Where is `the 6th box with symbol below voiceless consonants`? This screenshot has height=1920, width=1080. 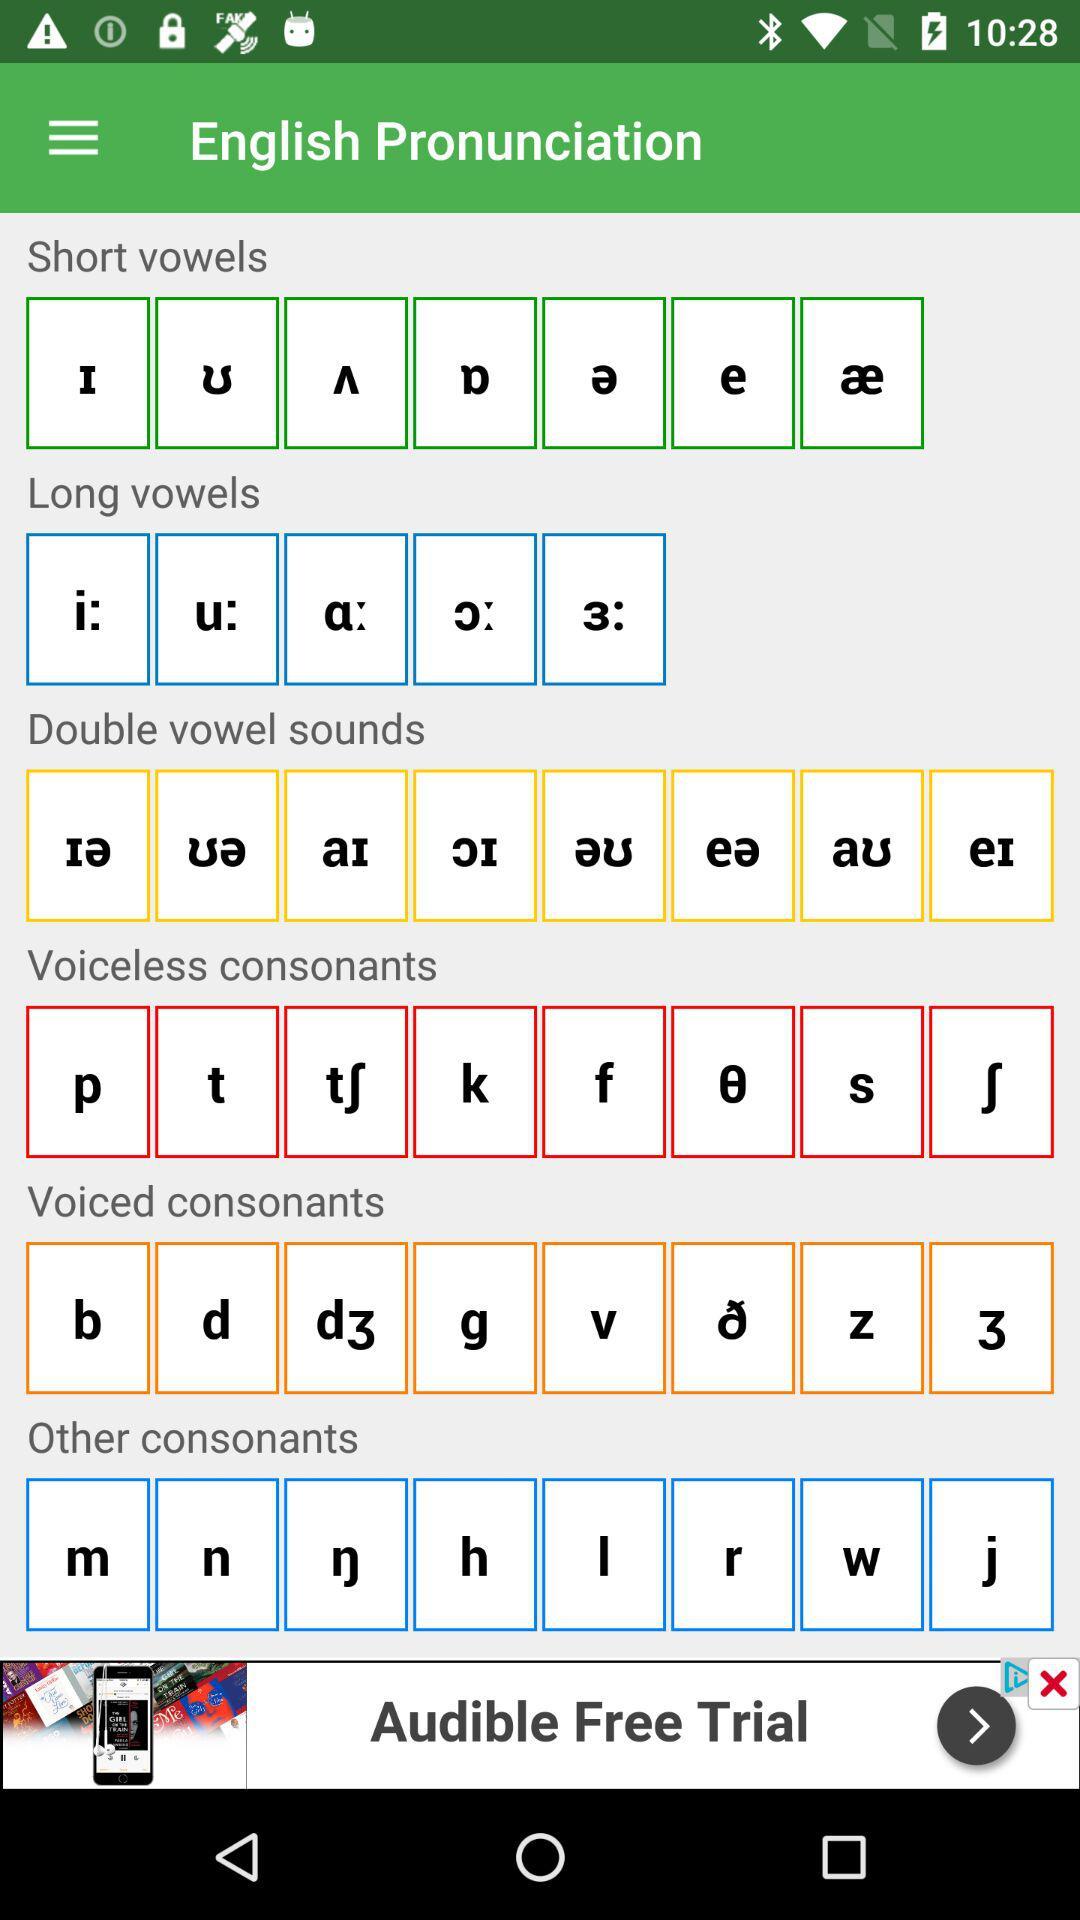
the 6th box with symbol below voiceless consonants is located at coordinates (732, 1080).